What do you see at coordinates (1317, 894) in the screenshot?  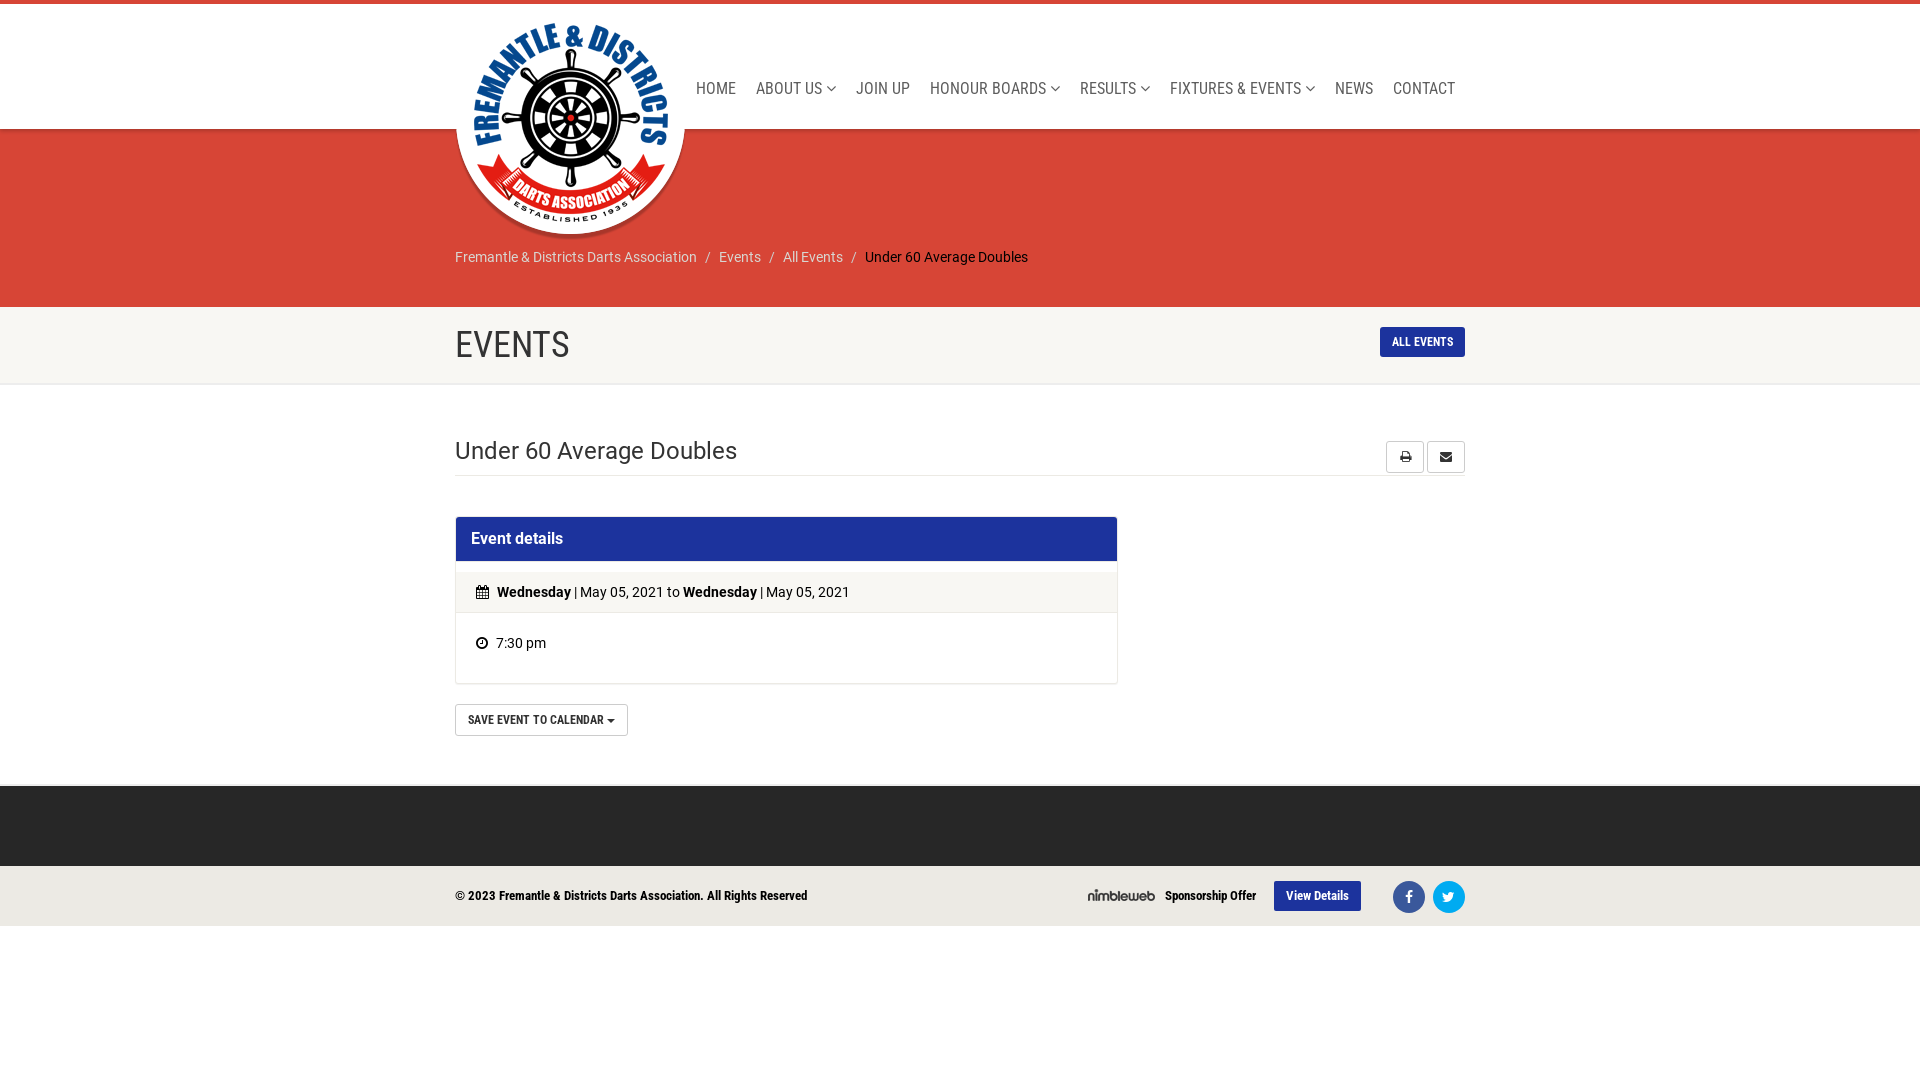 I see `'View Details'` at bounding box center [1317, 894].